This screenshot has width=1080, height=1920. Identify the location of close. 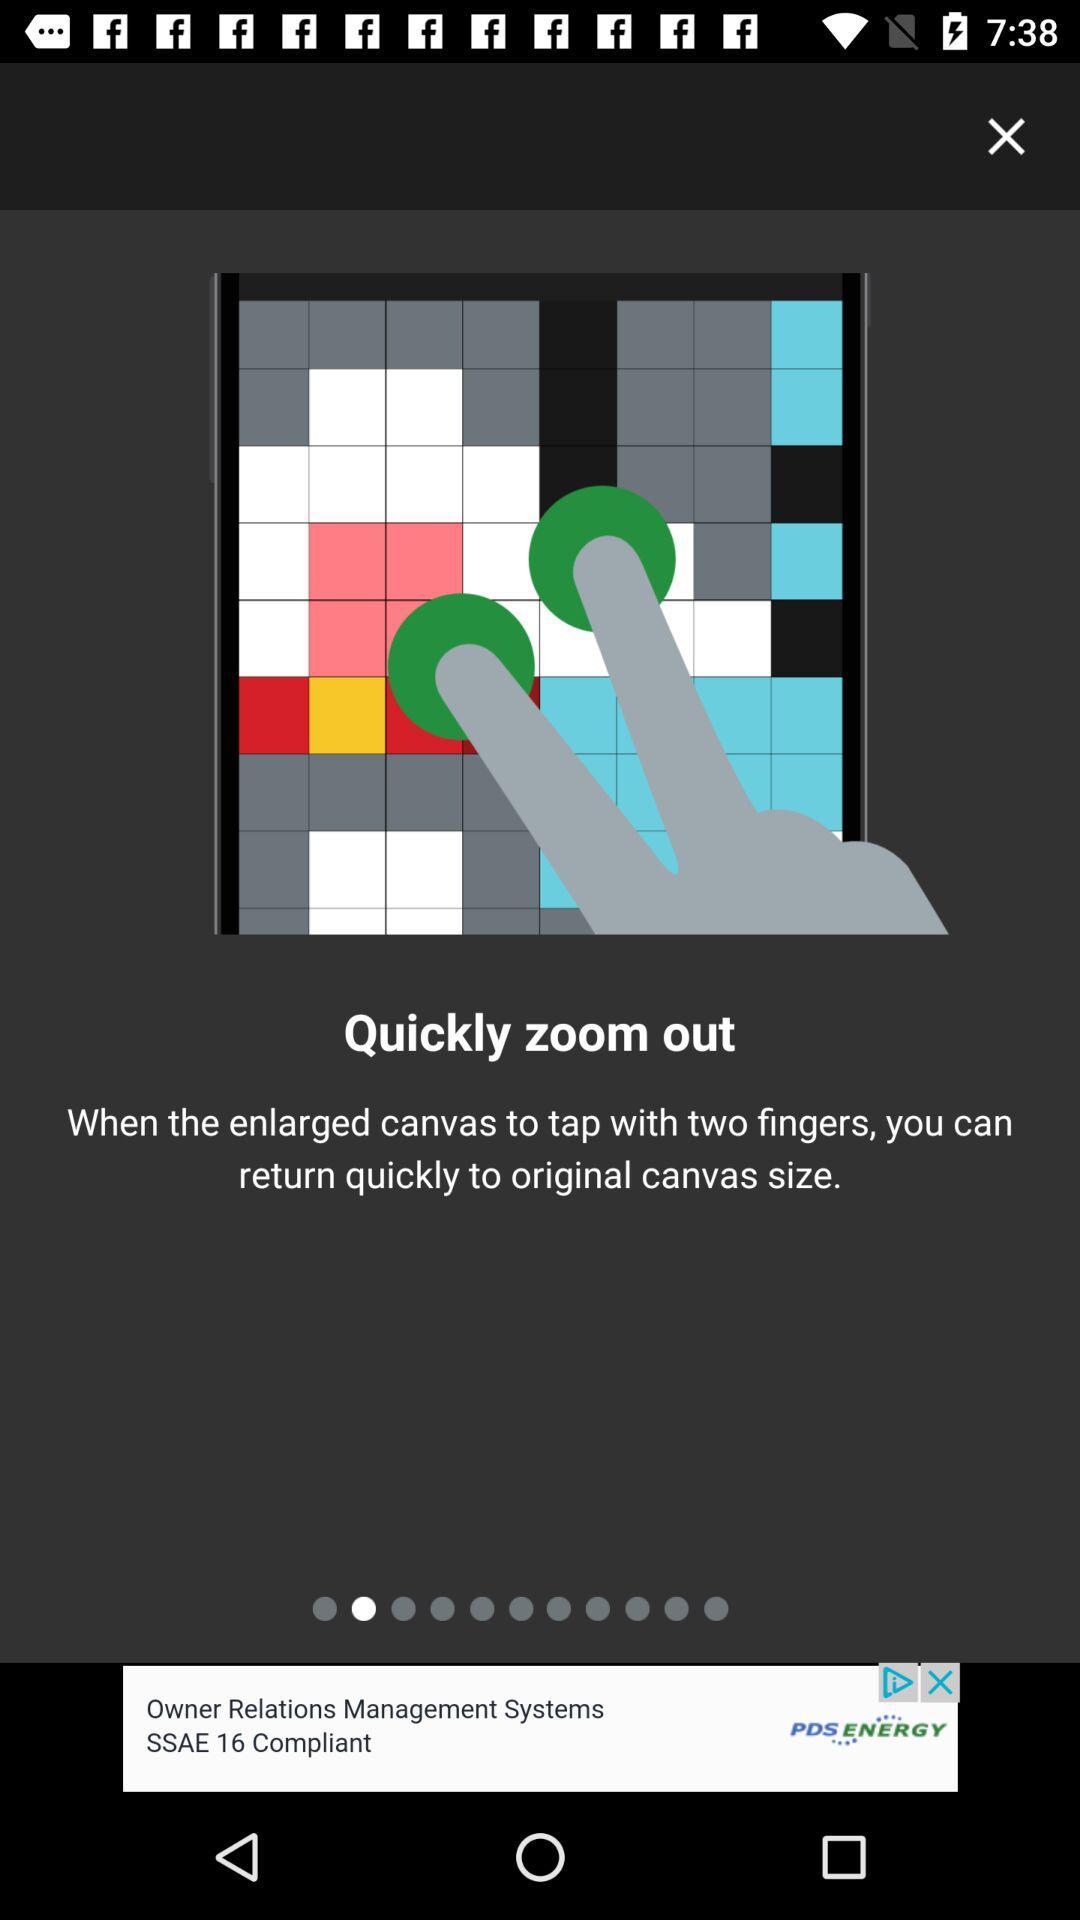
(1006, 135).